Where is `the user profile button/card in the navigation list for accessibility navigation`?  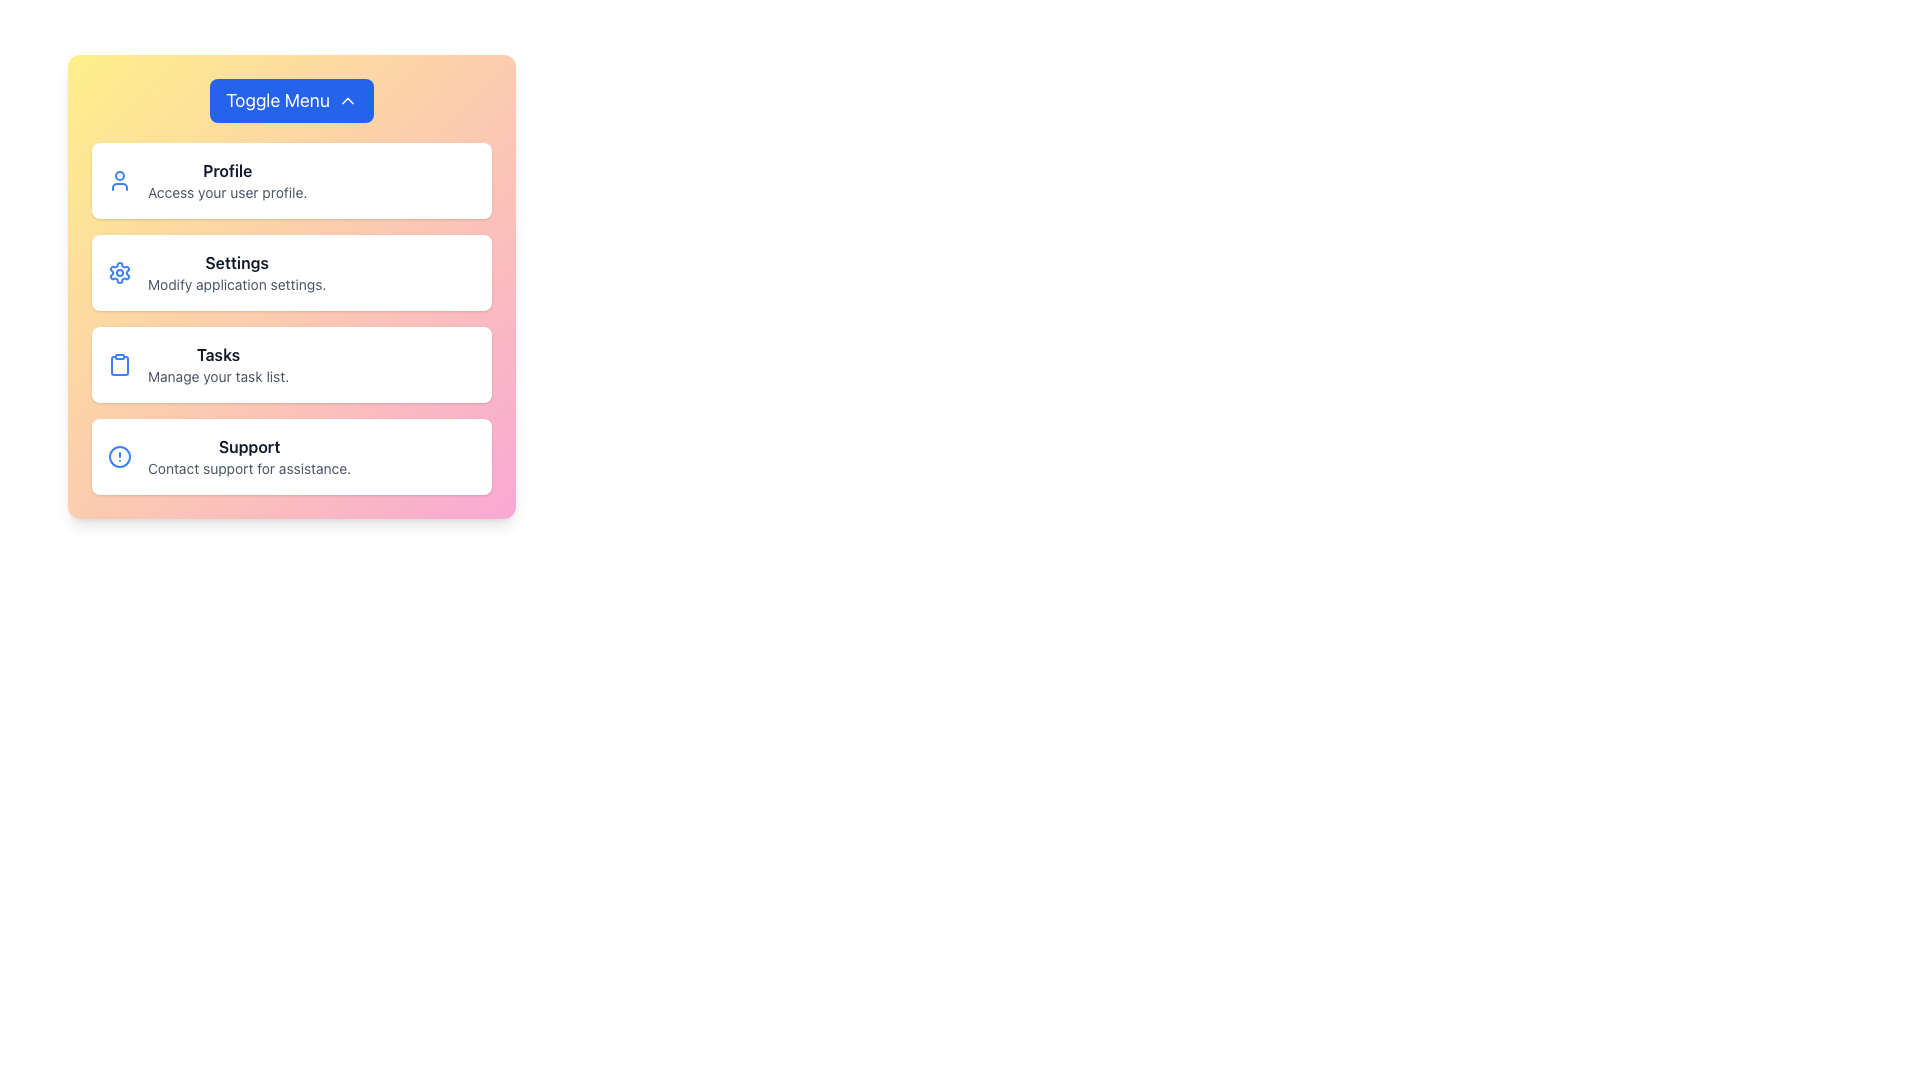 the user profile button/card in the navigation list for accessibility navigation is located at coordinates (291, 181).